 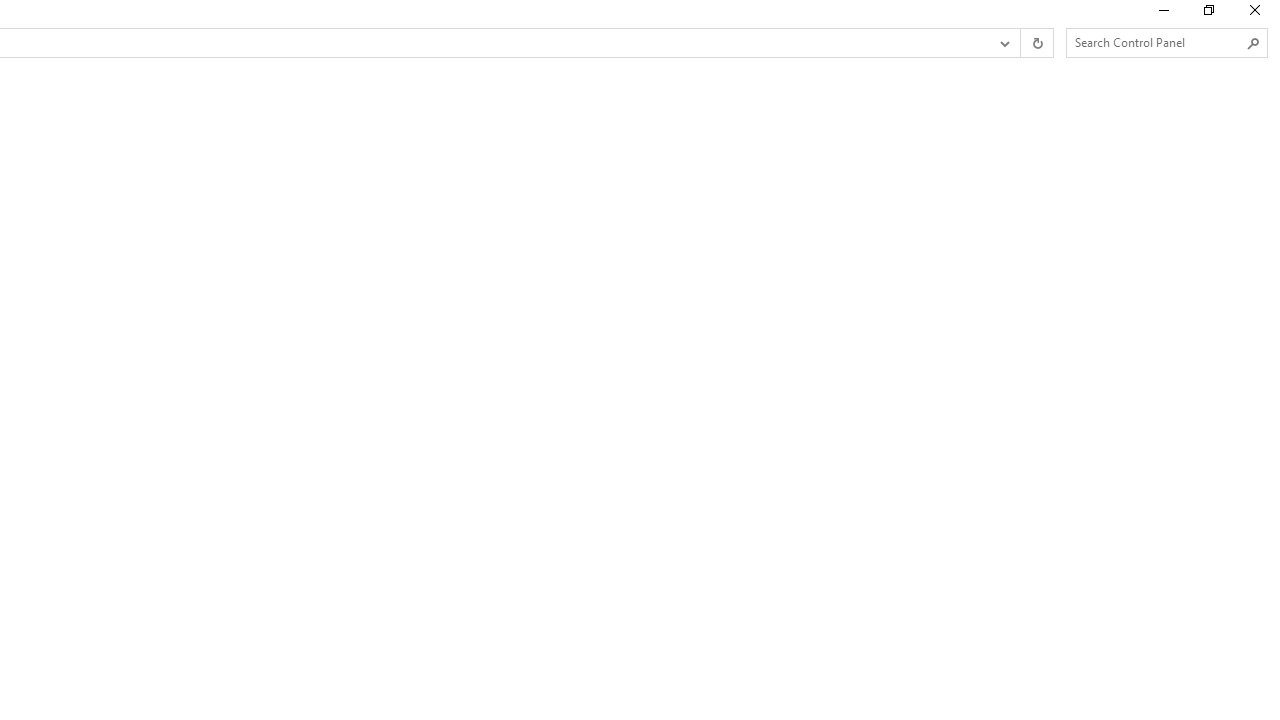 What do you see at coordinates (1036, 43) in the screenshot?
I see `'Refresh "System and Security" (F5)'` at bounding box center [1036, 43].